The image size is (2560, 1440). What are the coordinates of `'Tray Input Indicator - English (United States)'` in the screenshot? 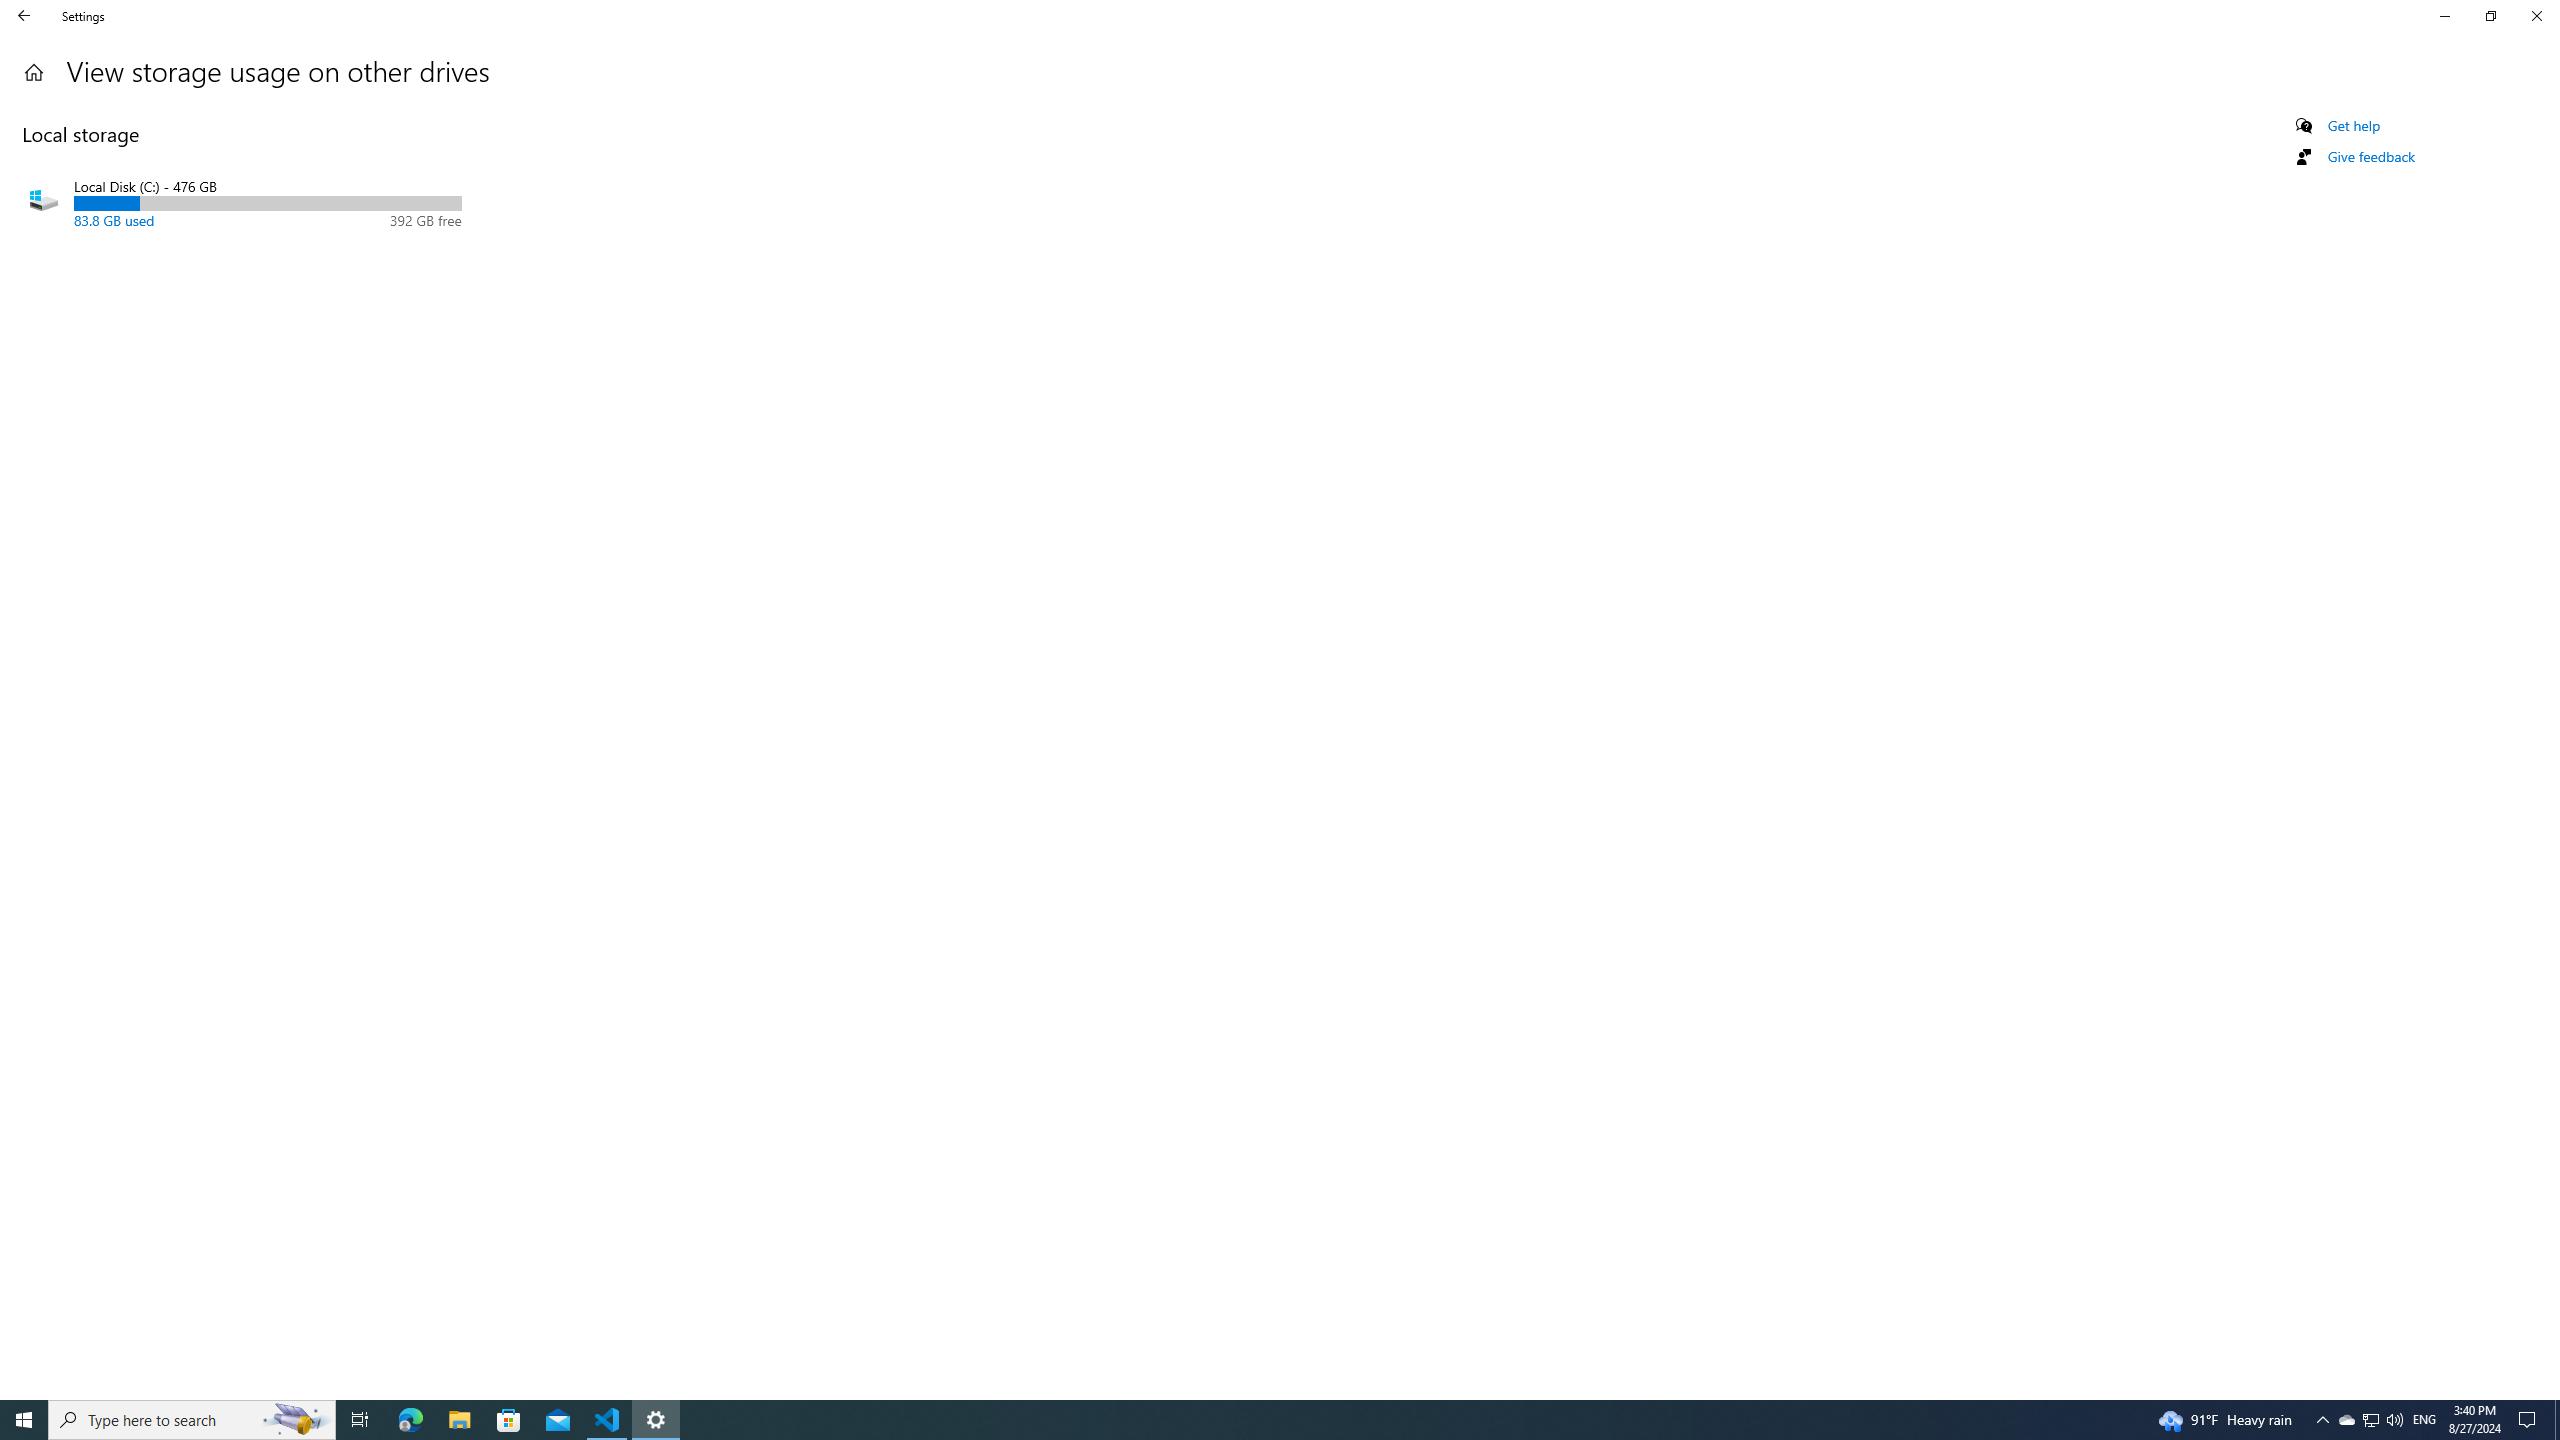 It's located at (2424, 1418).